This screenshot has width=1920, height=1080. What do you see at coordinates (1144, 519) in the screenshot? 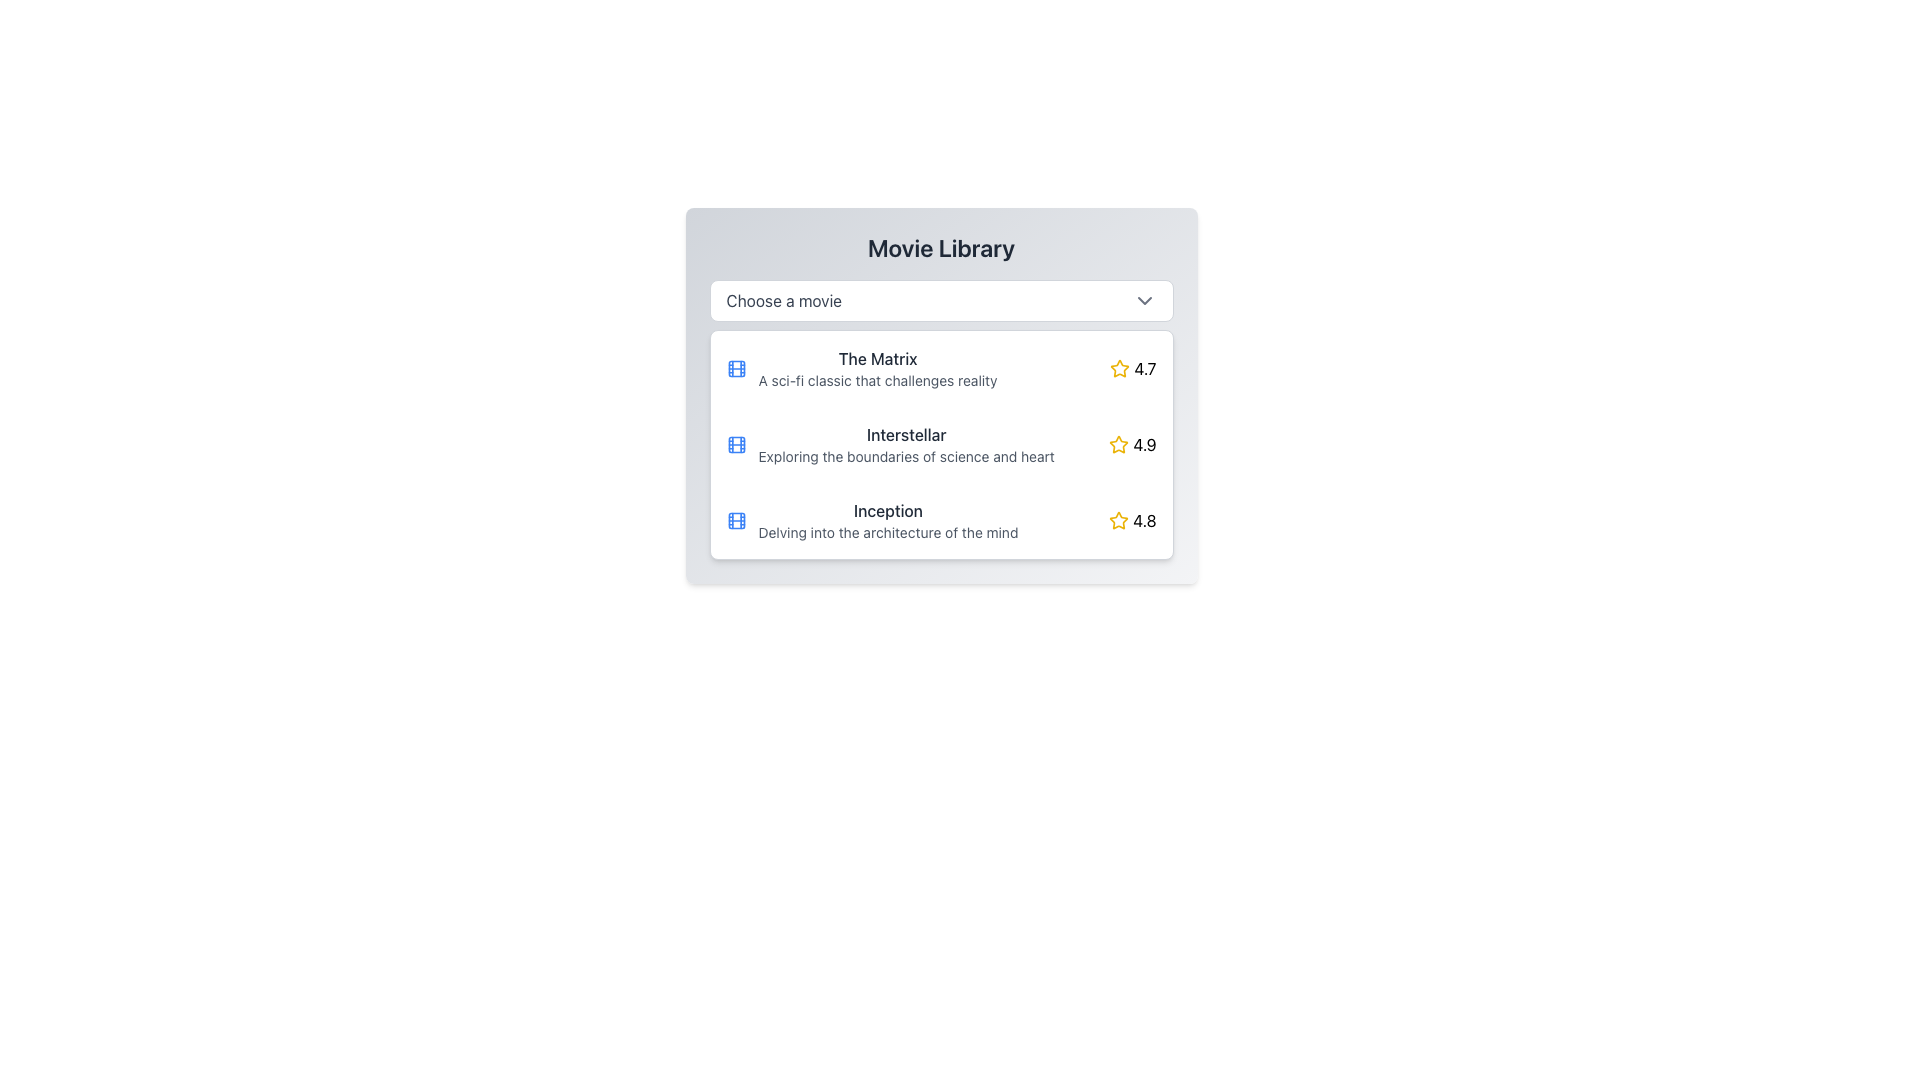
I see `rating indicator text label located immediately to the right of the star icon in the third row of the 'Inception' movie grouping` at bounding box center [1144, 519].